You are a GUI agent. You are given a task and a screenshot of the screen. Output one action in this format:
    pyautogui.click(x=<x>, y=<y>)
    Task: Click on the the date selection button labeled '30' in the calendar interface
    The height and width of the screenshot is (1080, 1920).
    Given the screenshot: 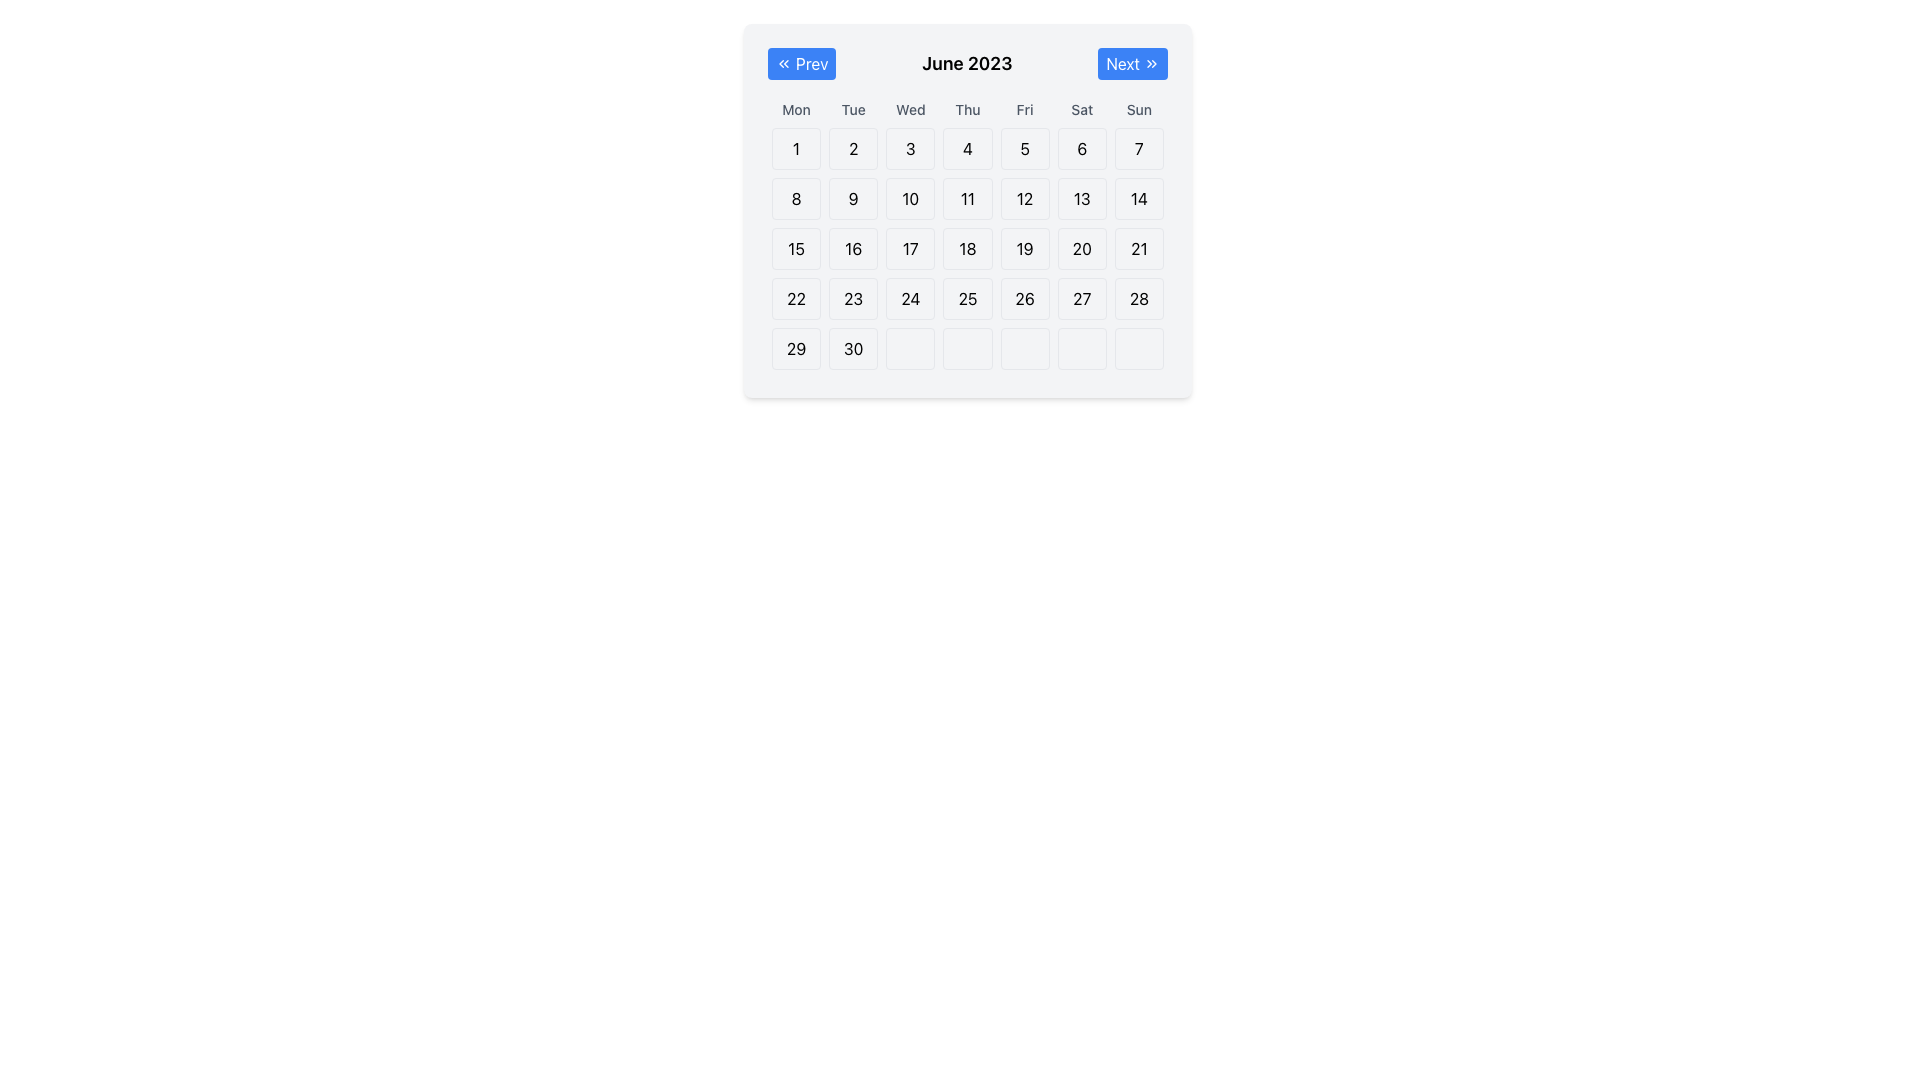 What is the action you would take?
    pyautogui.click(x=853, y=347)
    